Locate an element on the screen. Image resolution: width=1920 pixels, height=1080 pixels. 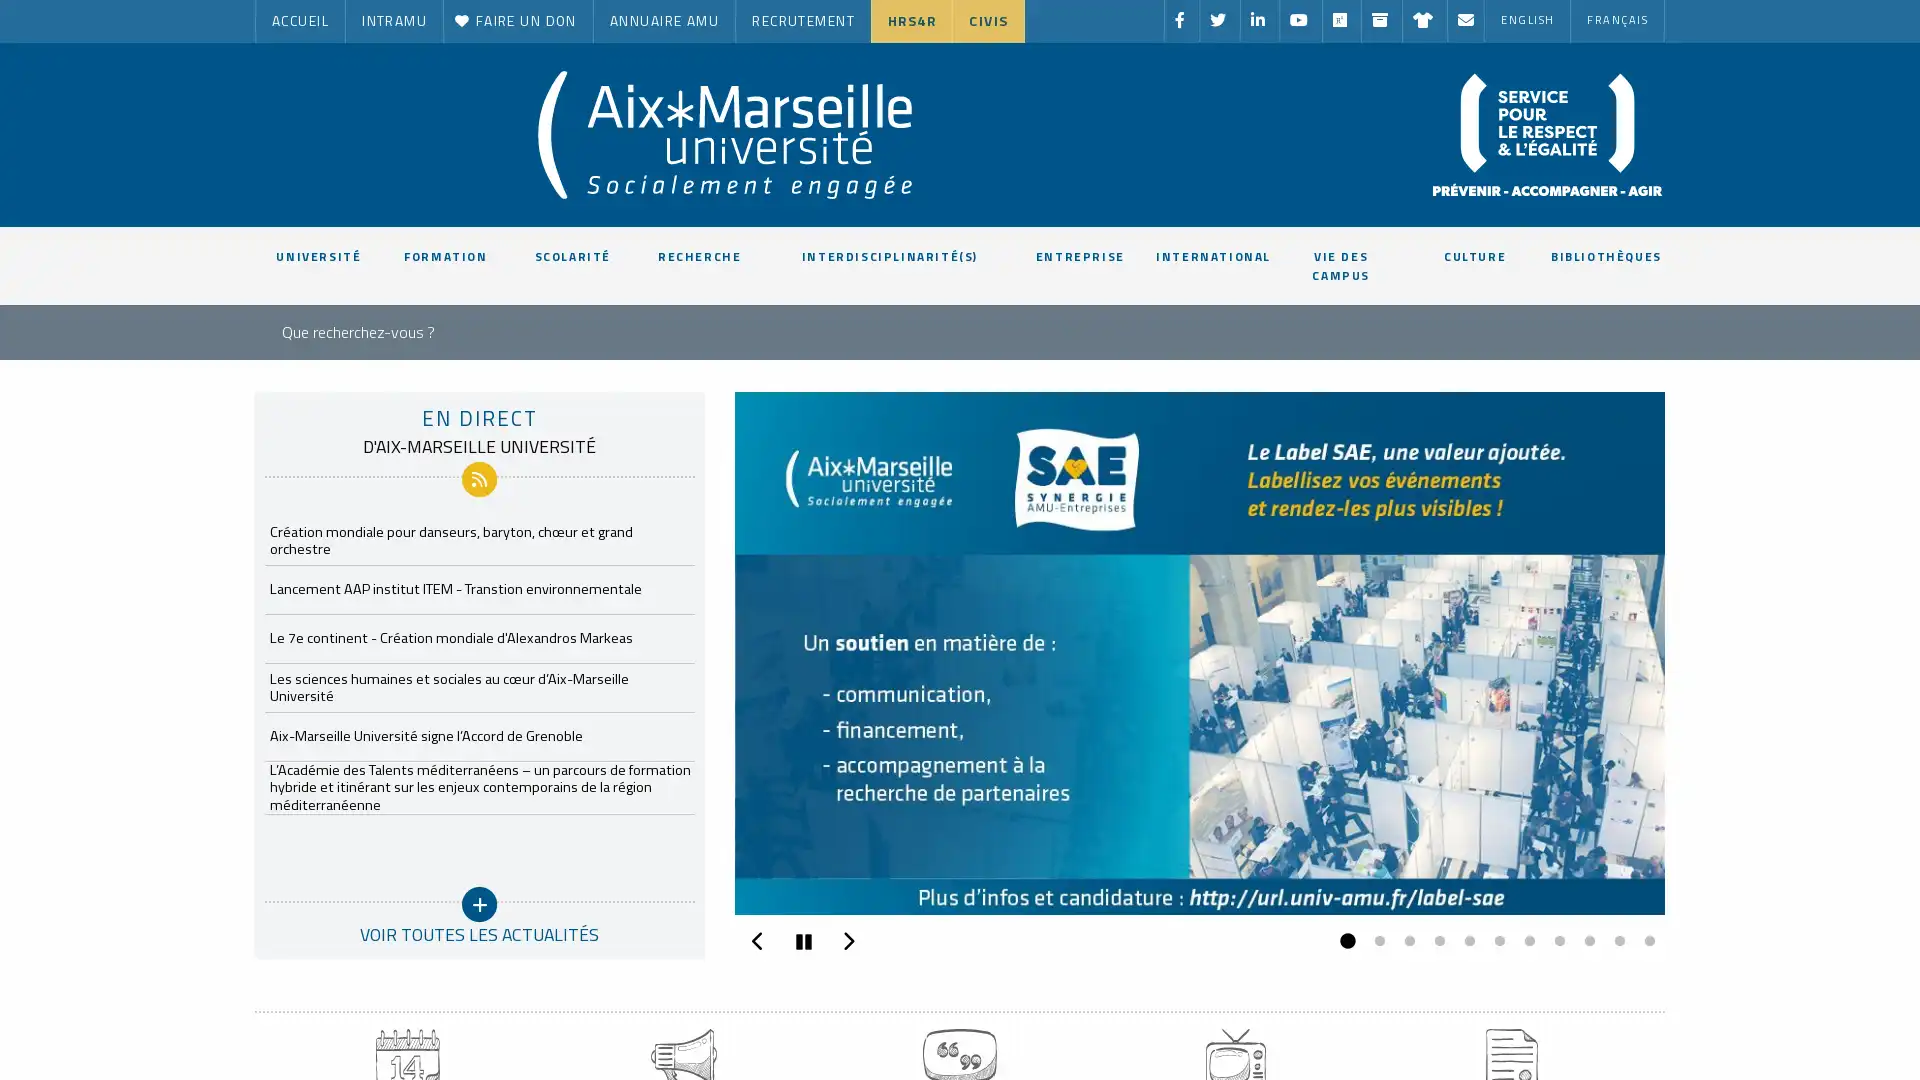
Recherche is located at coordinates (820, 327).